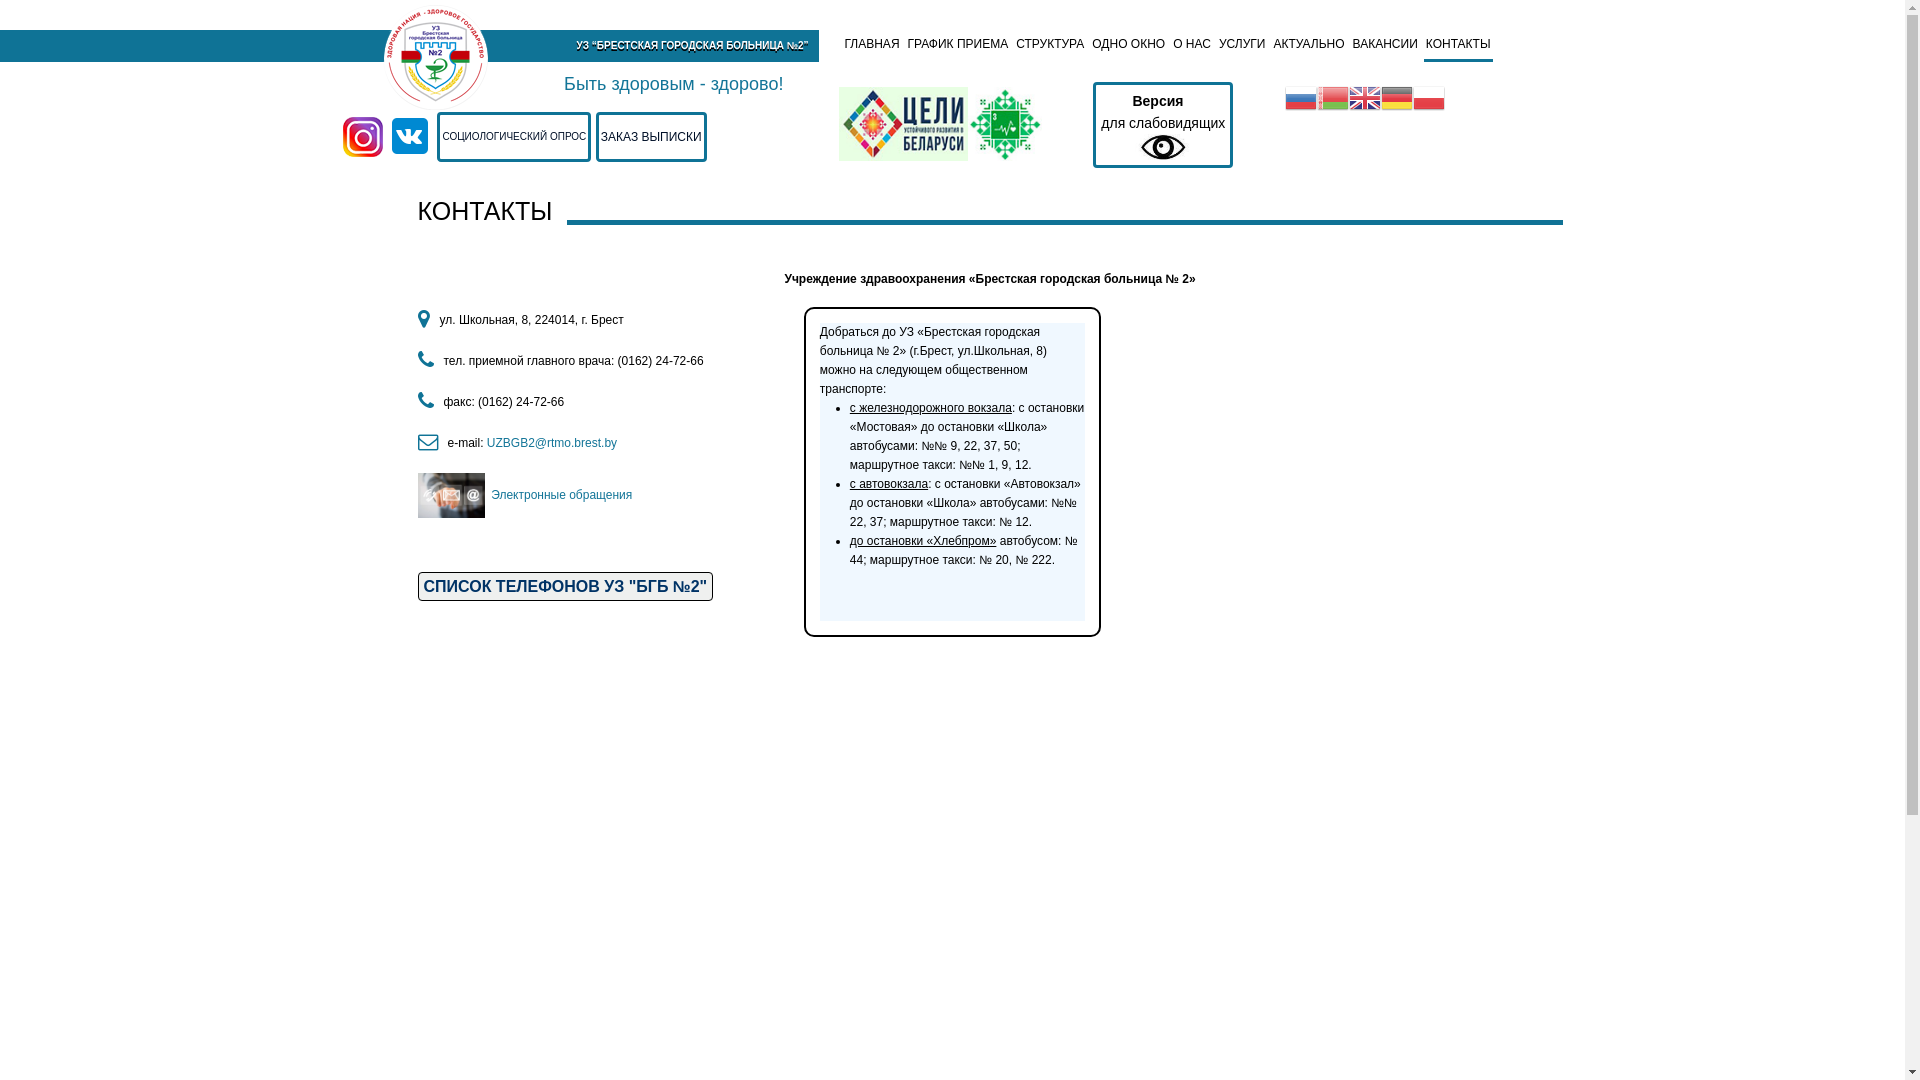 The width and height of the screenshot is (1920, 1080). Describe the element at coordinates (1411, 96) in the screenshot. I see `'Polish'` at that location.